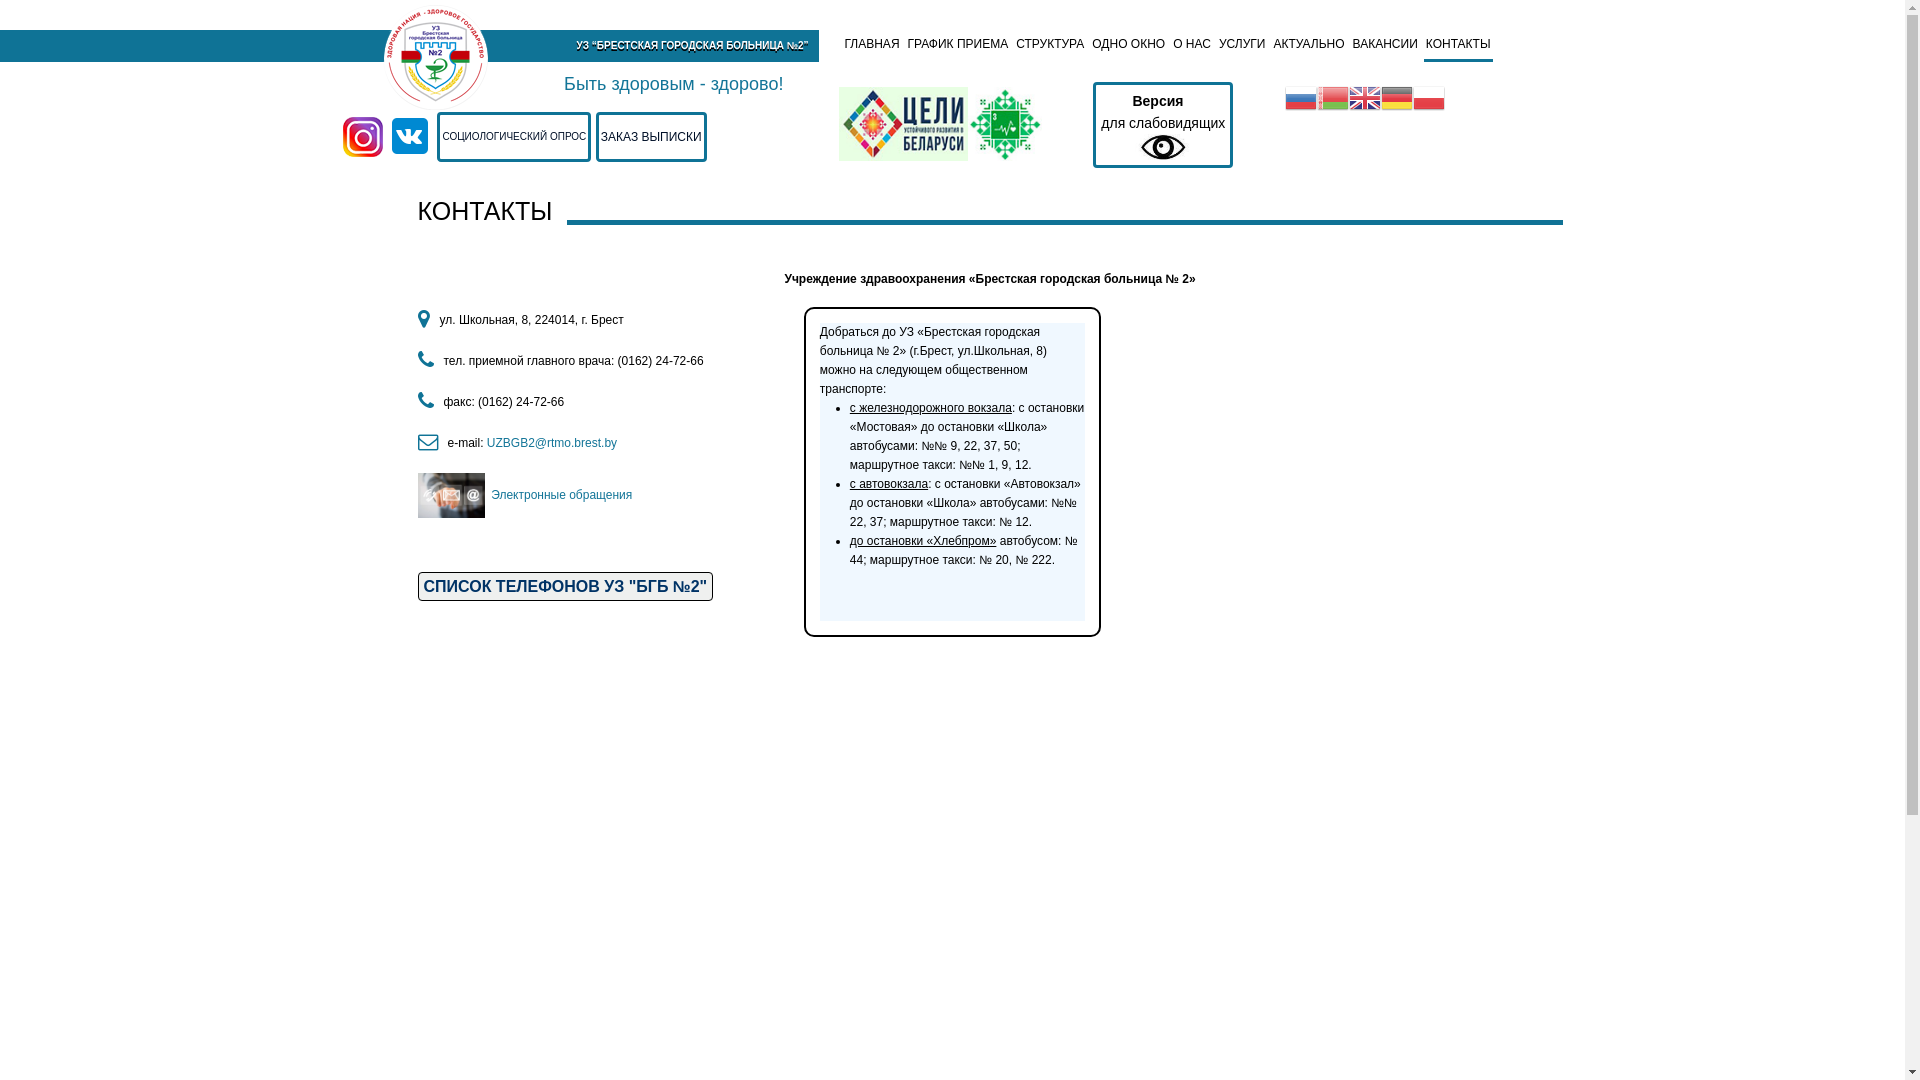 The width and height of the screenshot is (1920, 1080). Describe the element at coordinates (1411, 96) in the screenshot. I see `'Polish'` at that location.